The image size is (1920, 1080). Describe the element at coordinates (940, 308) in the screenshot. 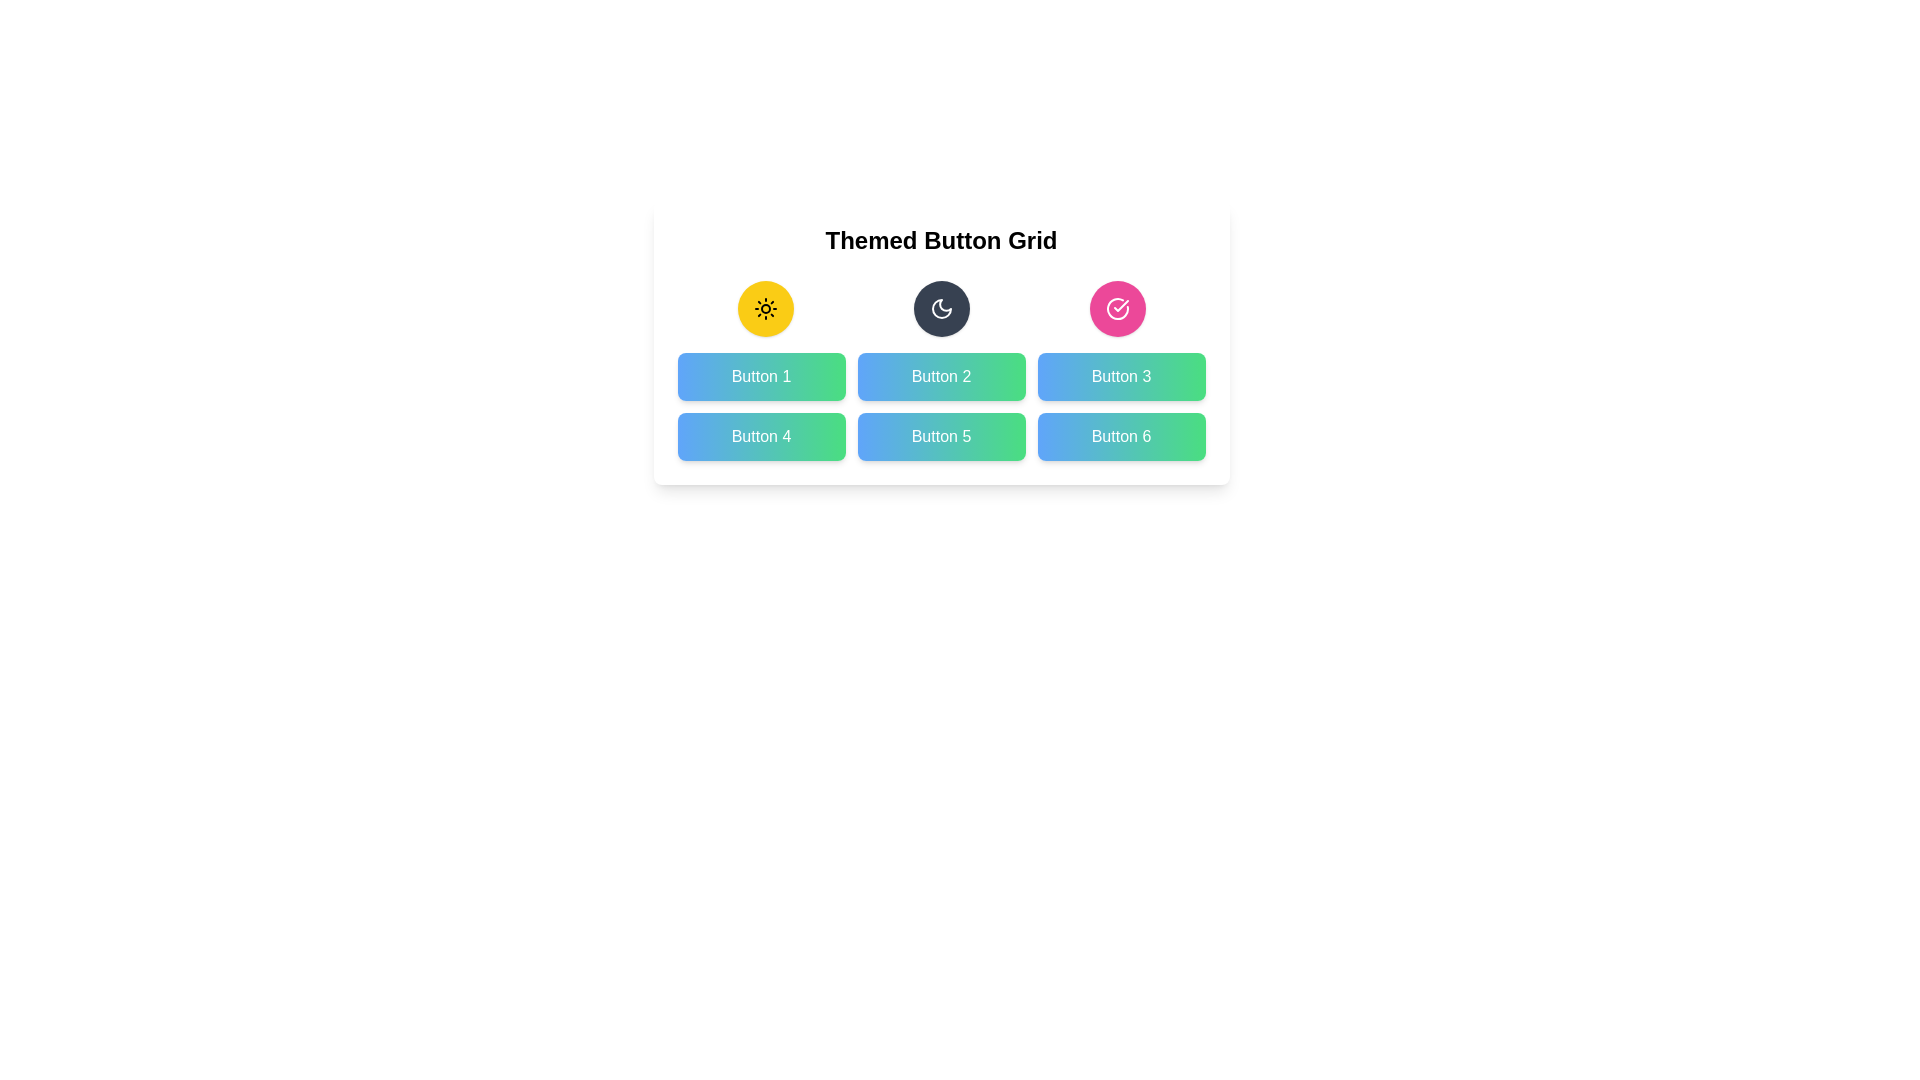

I see `the dark circular button with a moon icon in the 'Themed Button Grid' section` at that location.